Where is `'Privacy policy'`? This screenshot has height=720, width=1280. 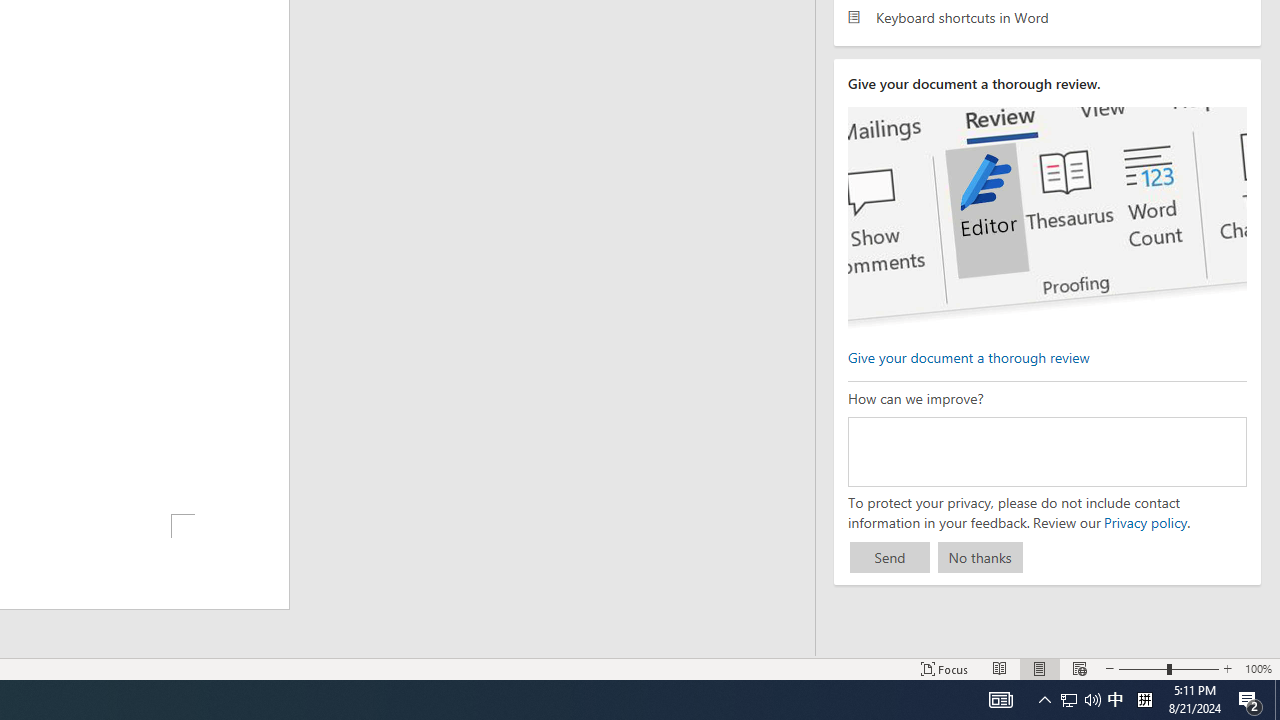 'Privacy policy' is located at coordinates (1144, 521).